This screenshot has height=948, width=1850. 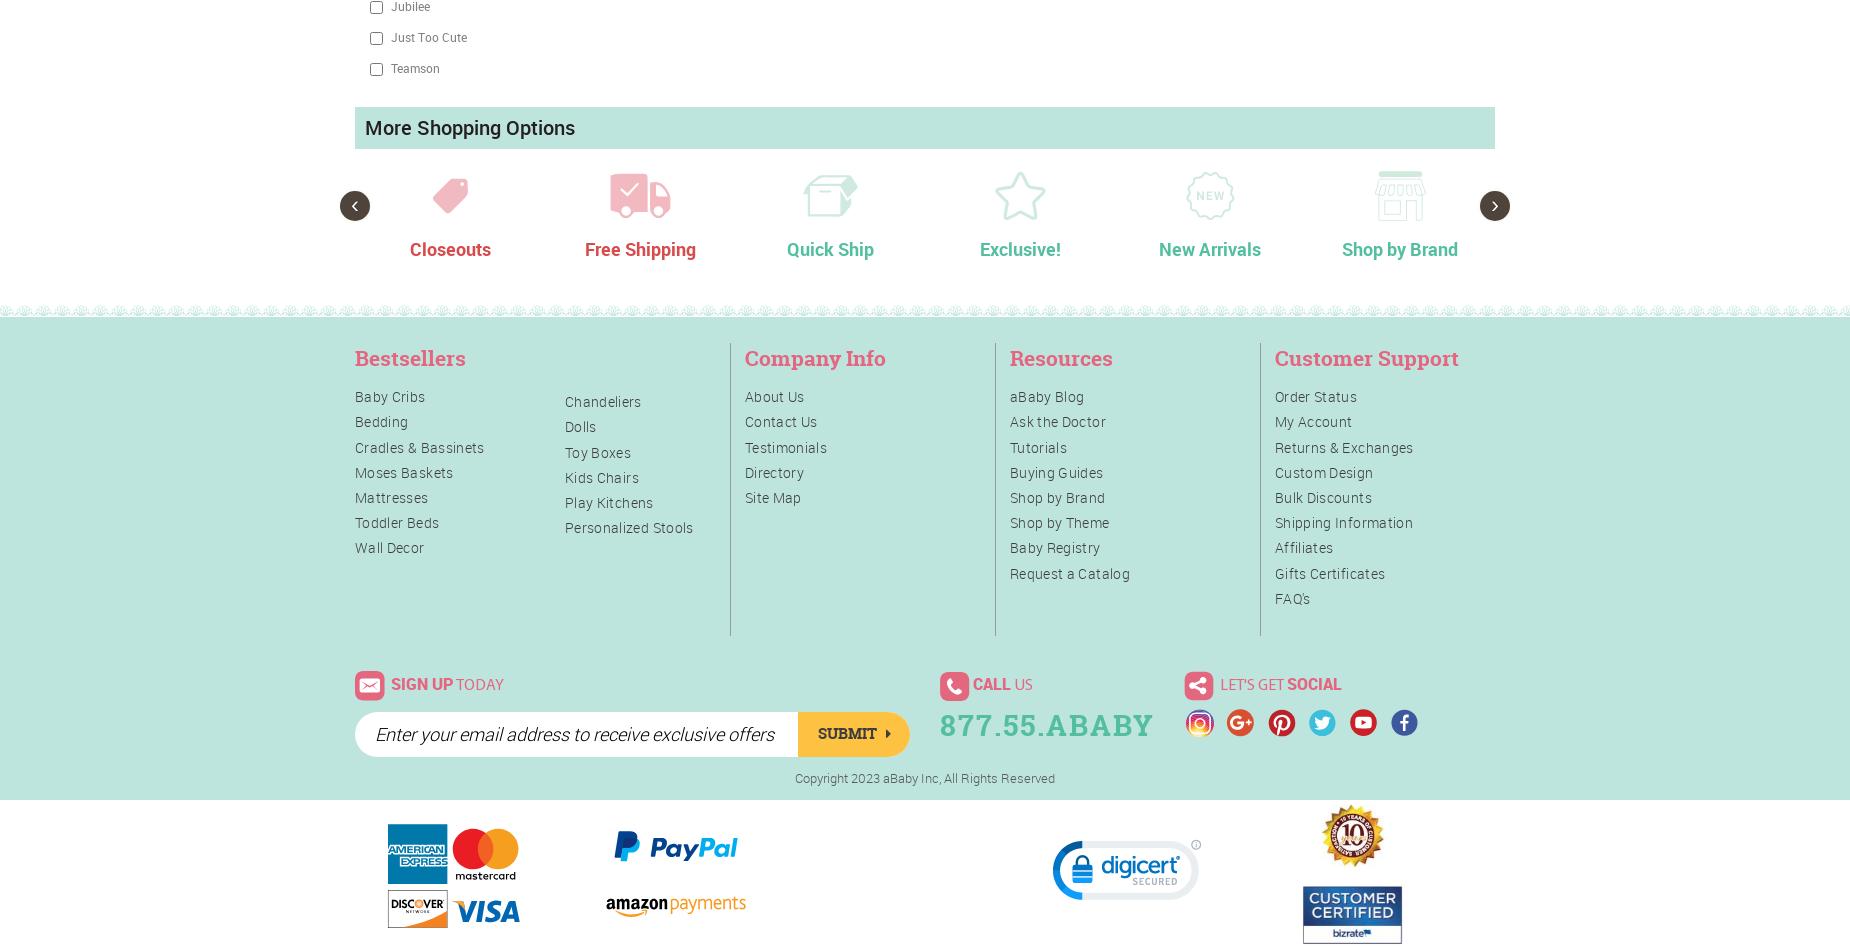 What do you see at coordinates (421, 682) in the screenshot?
I see `'SIGN UP'` at bounding box center [421, 682].